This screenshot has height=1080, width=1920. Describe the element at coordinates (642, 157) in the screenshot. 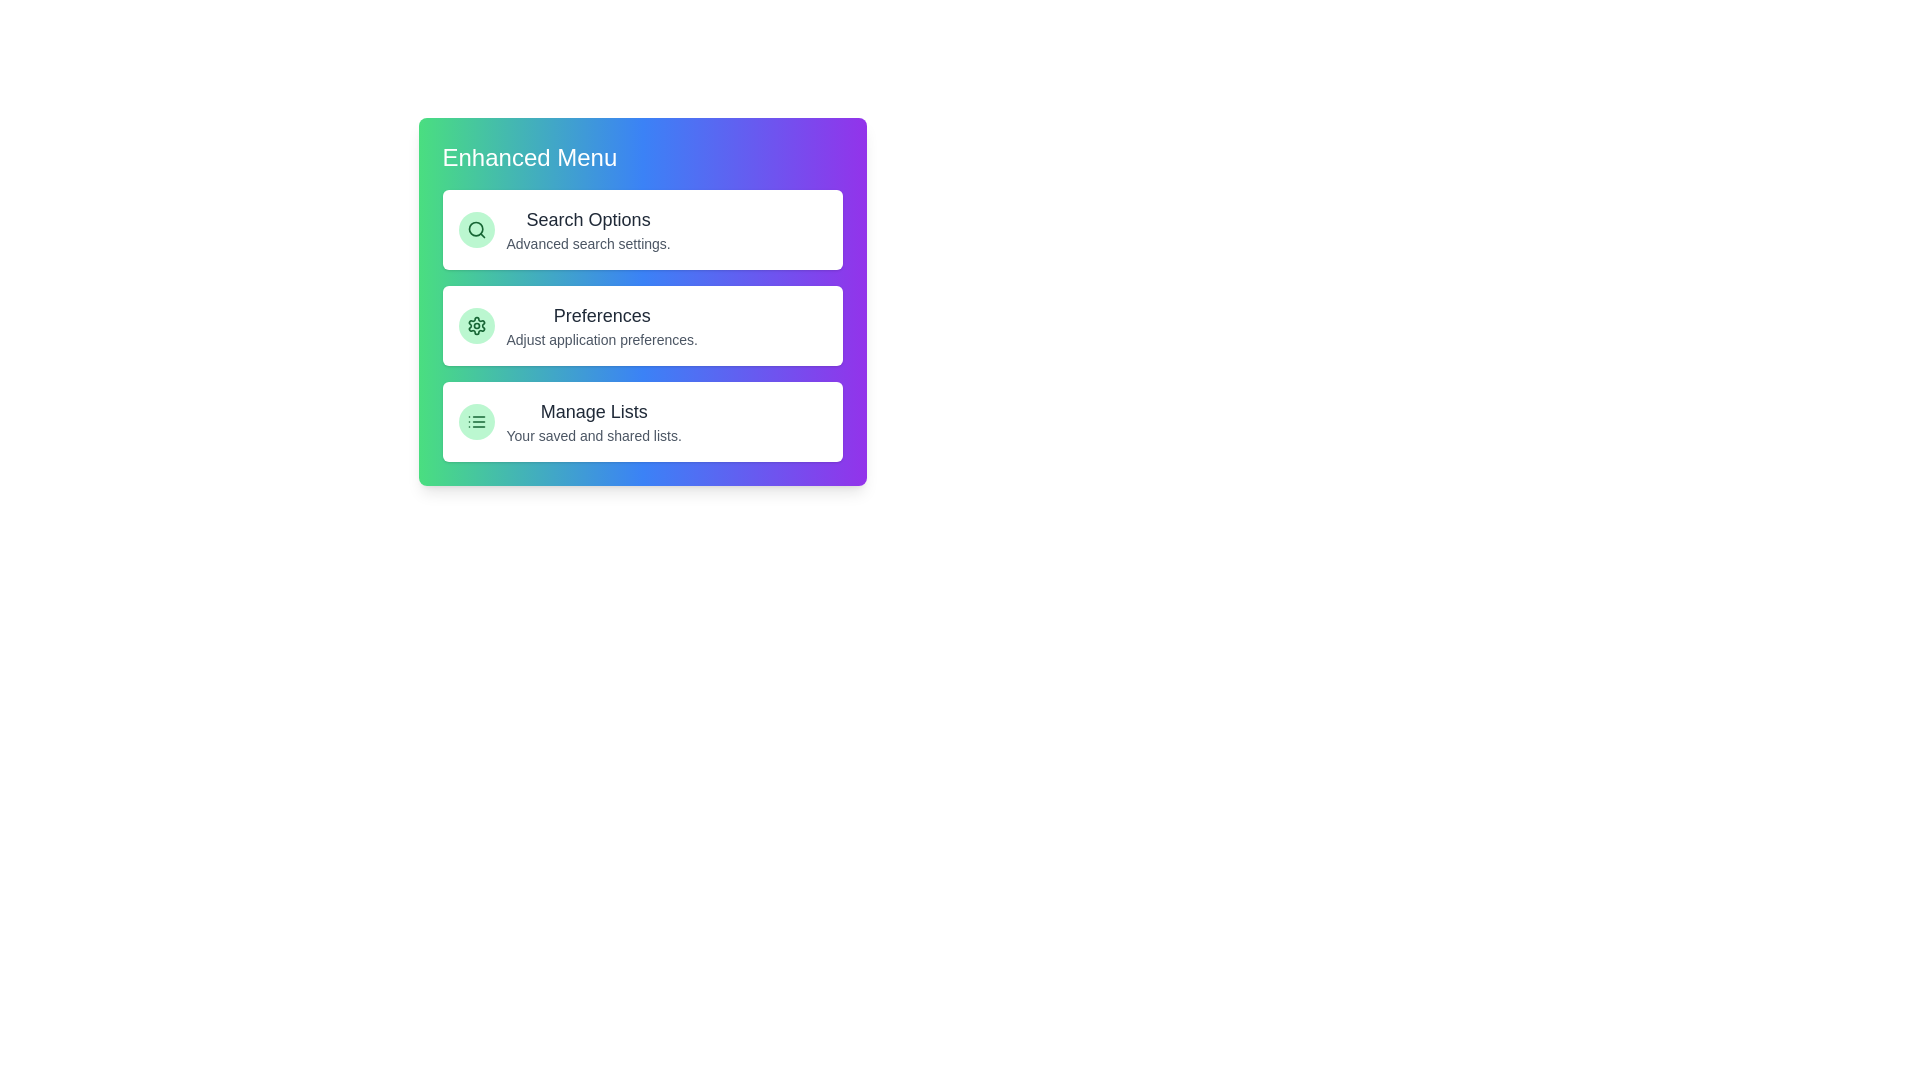

I see `the header of the menu to toggle its expanded or collapsed state` at that location.